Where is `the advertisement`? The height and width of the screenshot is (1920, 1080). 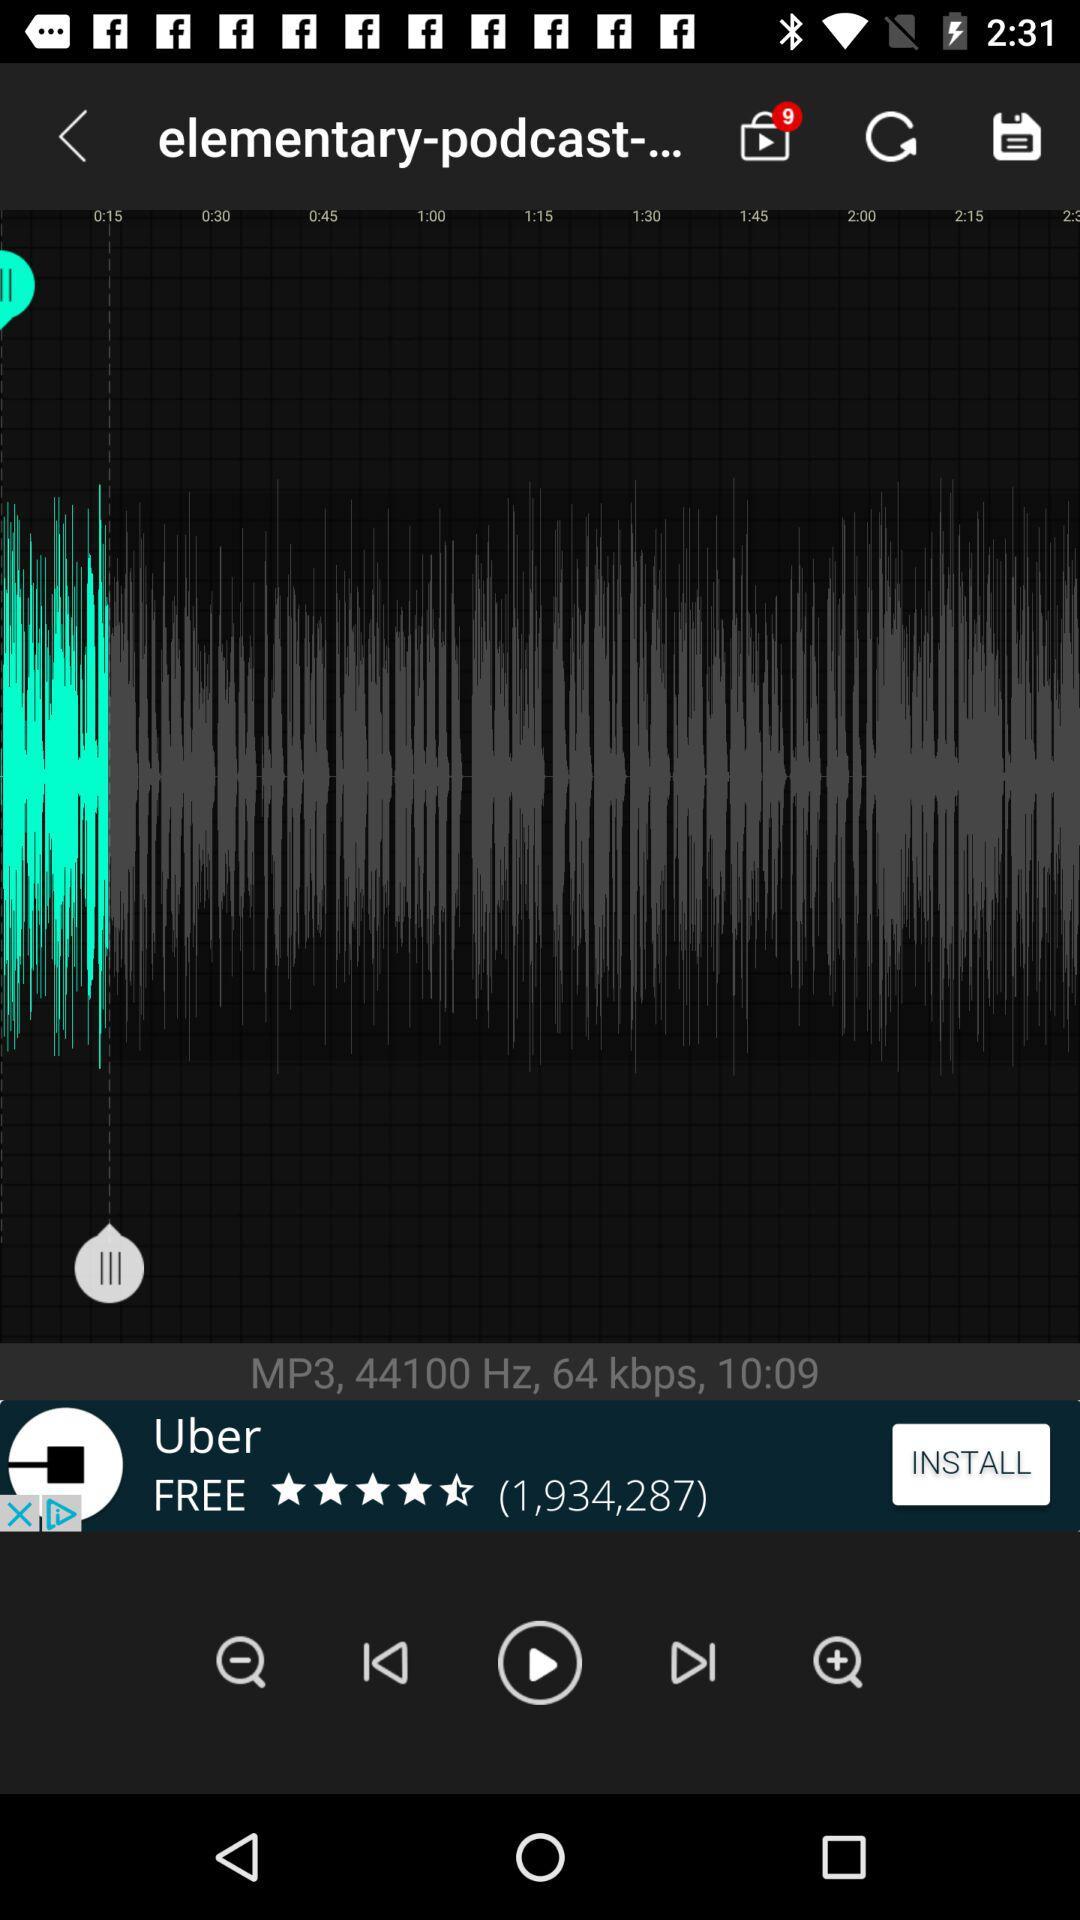 the advertisement is located at coordinates (540, 1465).